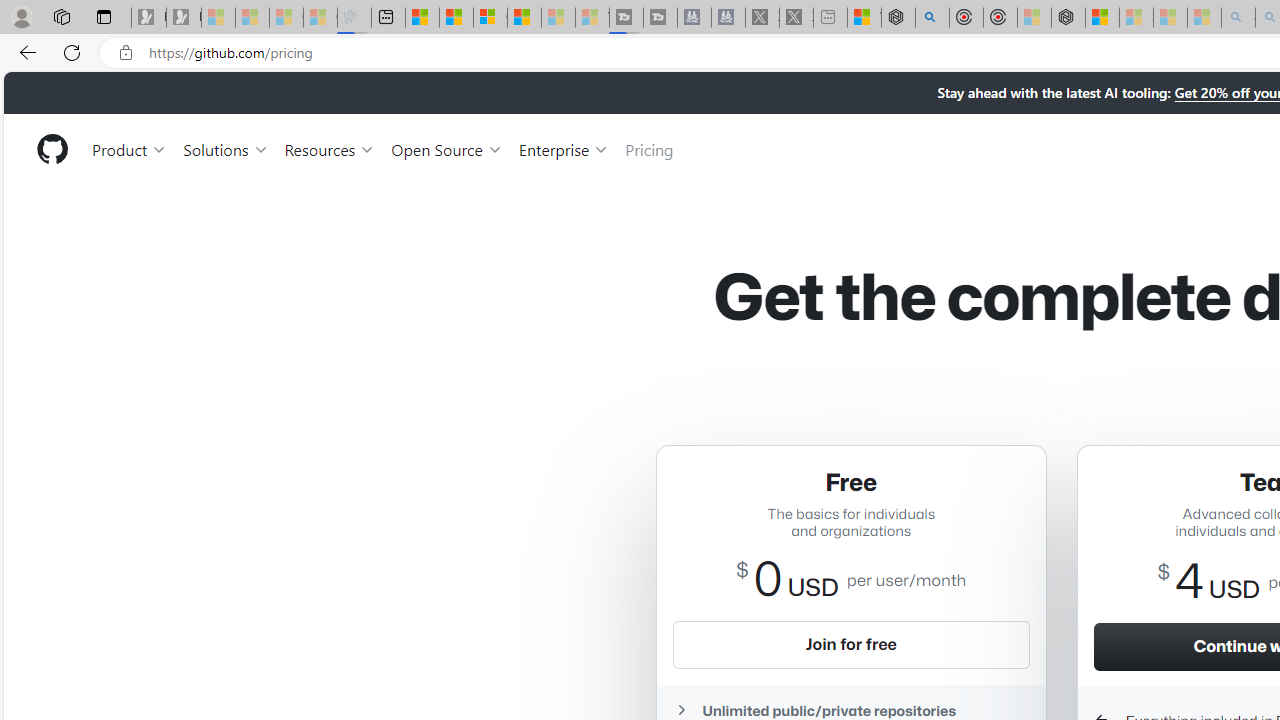  Describe the element at coordinates (445, 148) in the screenshot. I see `'Open Source'` at that location.